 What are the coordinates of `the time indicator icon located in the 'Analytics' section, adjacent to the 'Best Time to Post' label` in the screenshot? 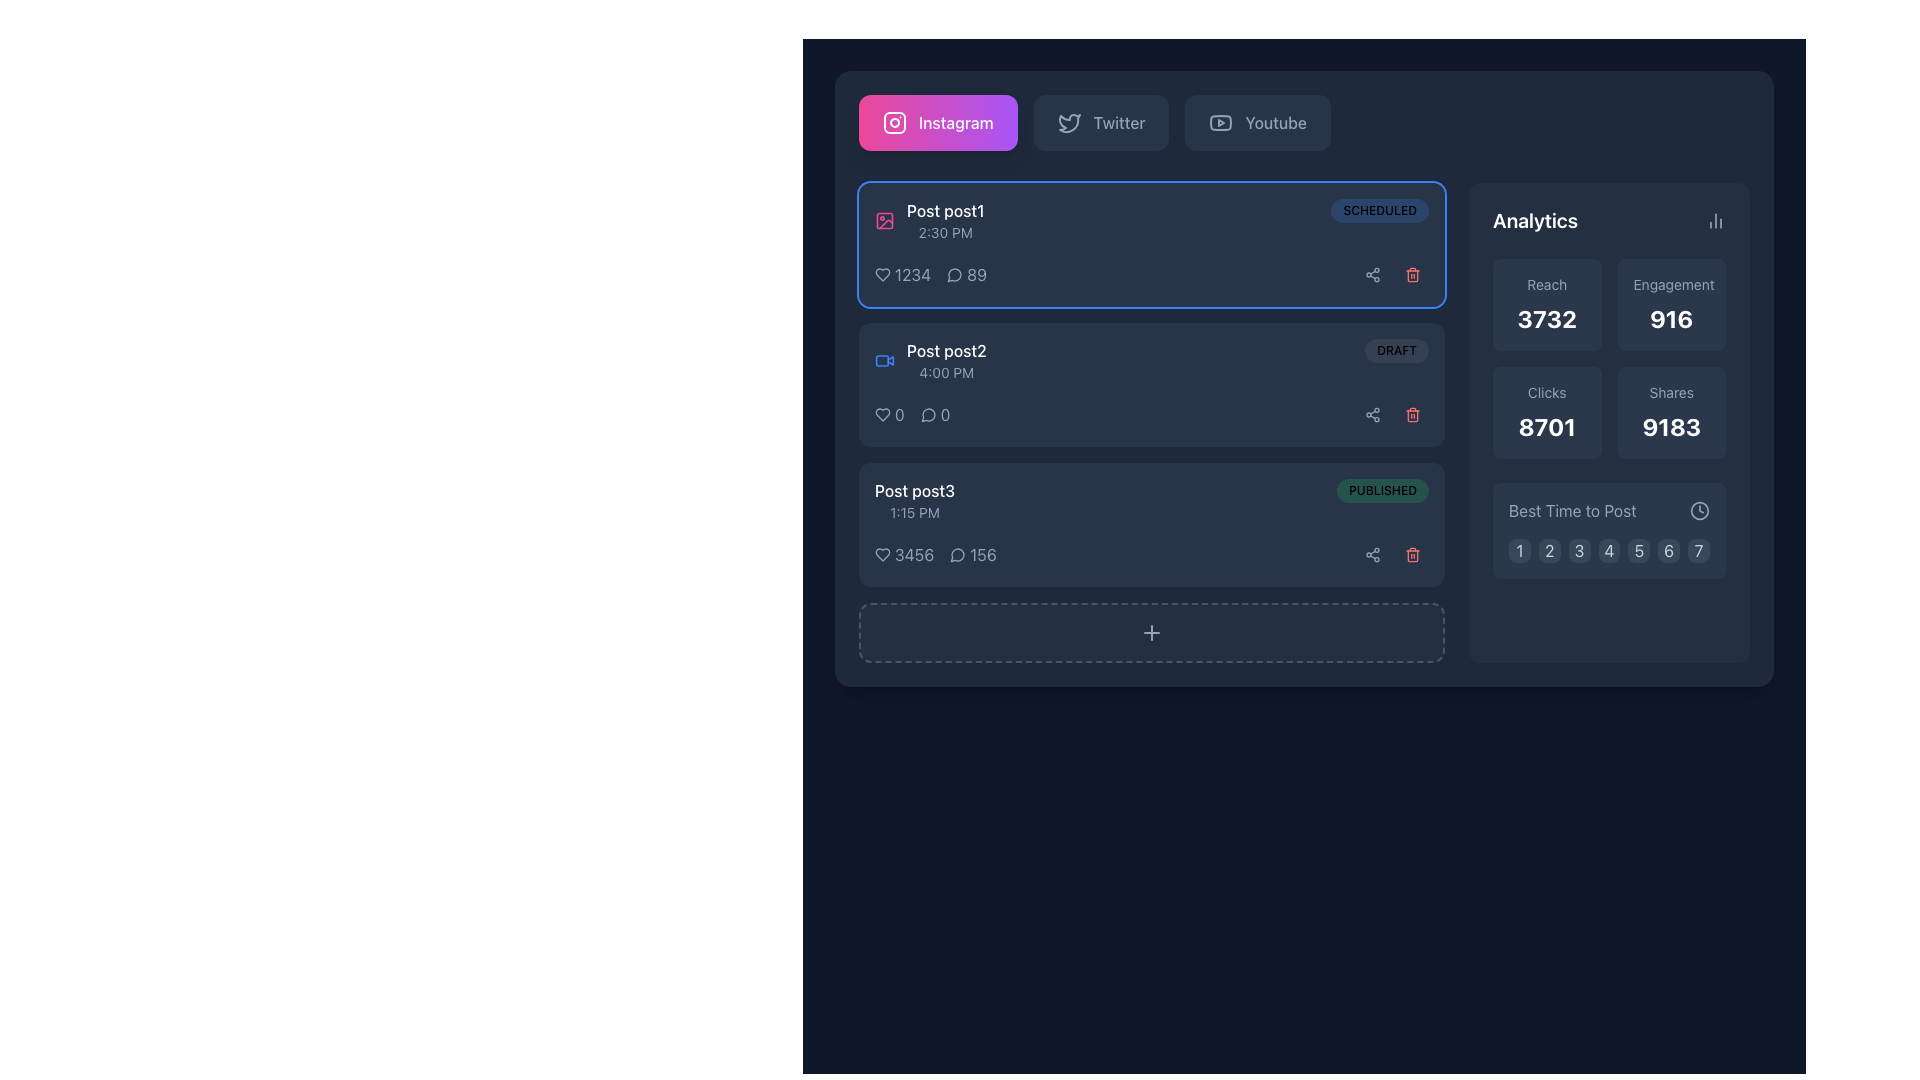 It's located at (1698, 509).